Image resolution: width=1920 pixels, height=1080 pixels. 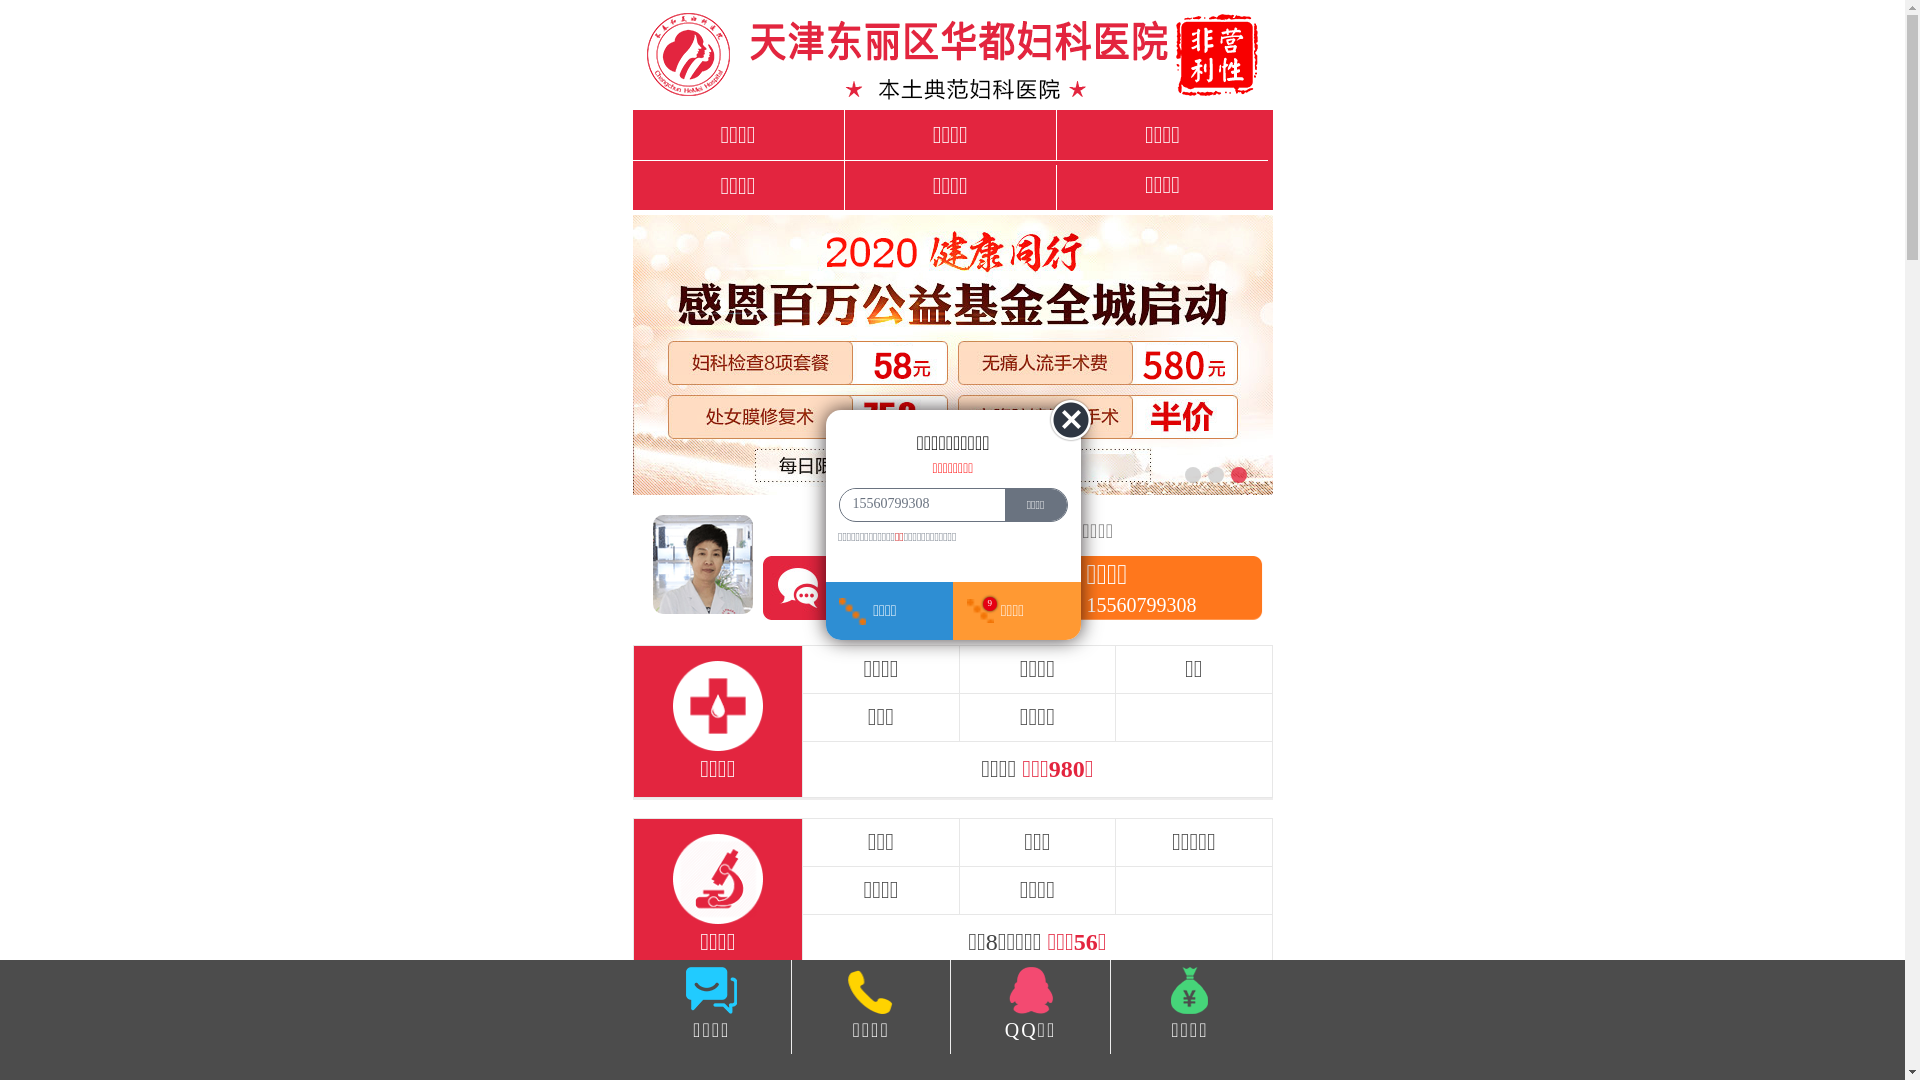 What do you see at coordinates (840, 503) in the screenshot?
I see `'15560799308 '` at bounding box center [840, 503].